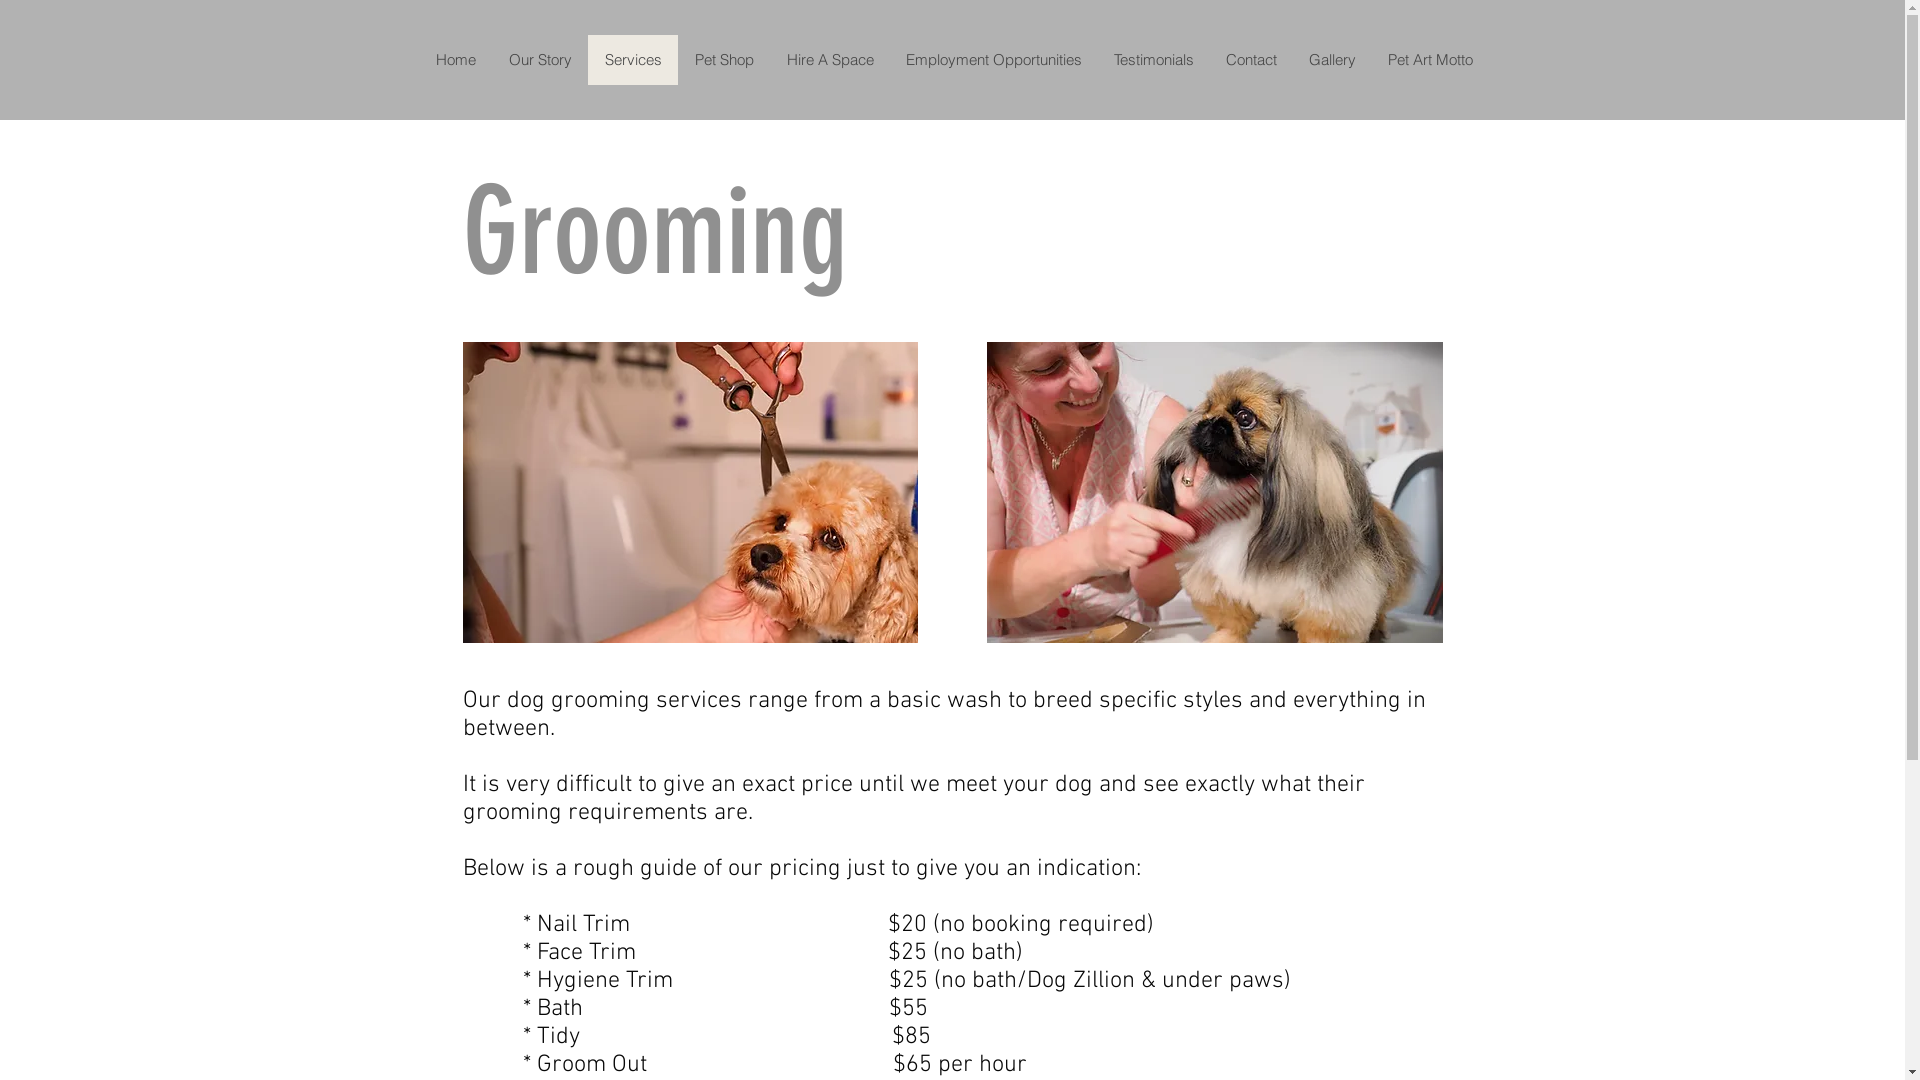 The image size is (1920, 1080). Describe the element at coordinates (993, 59) in the screenshot. I see `'Employment Opportunities'` at that location.